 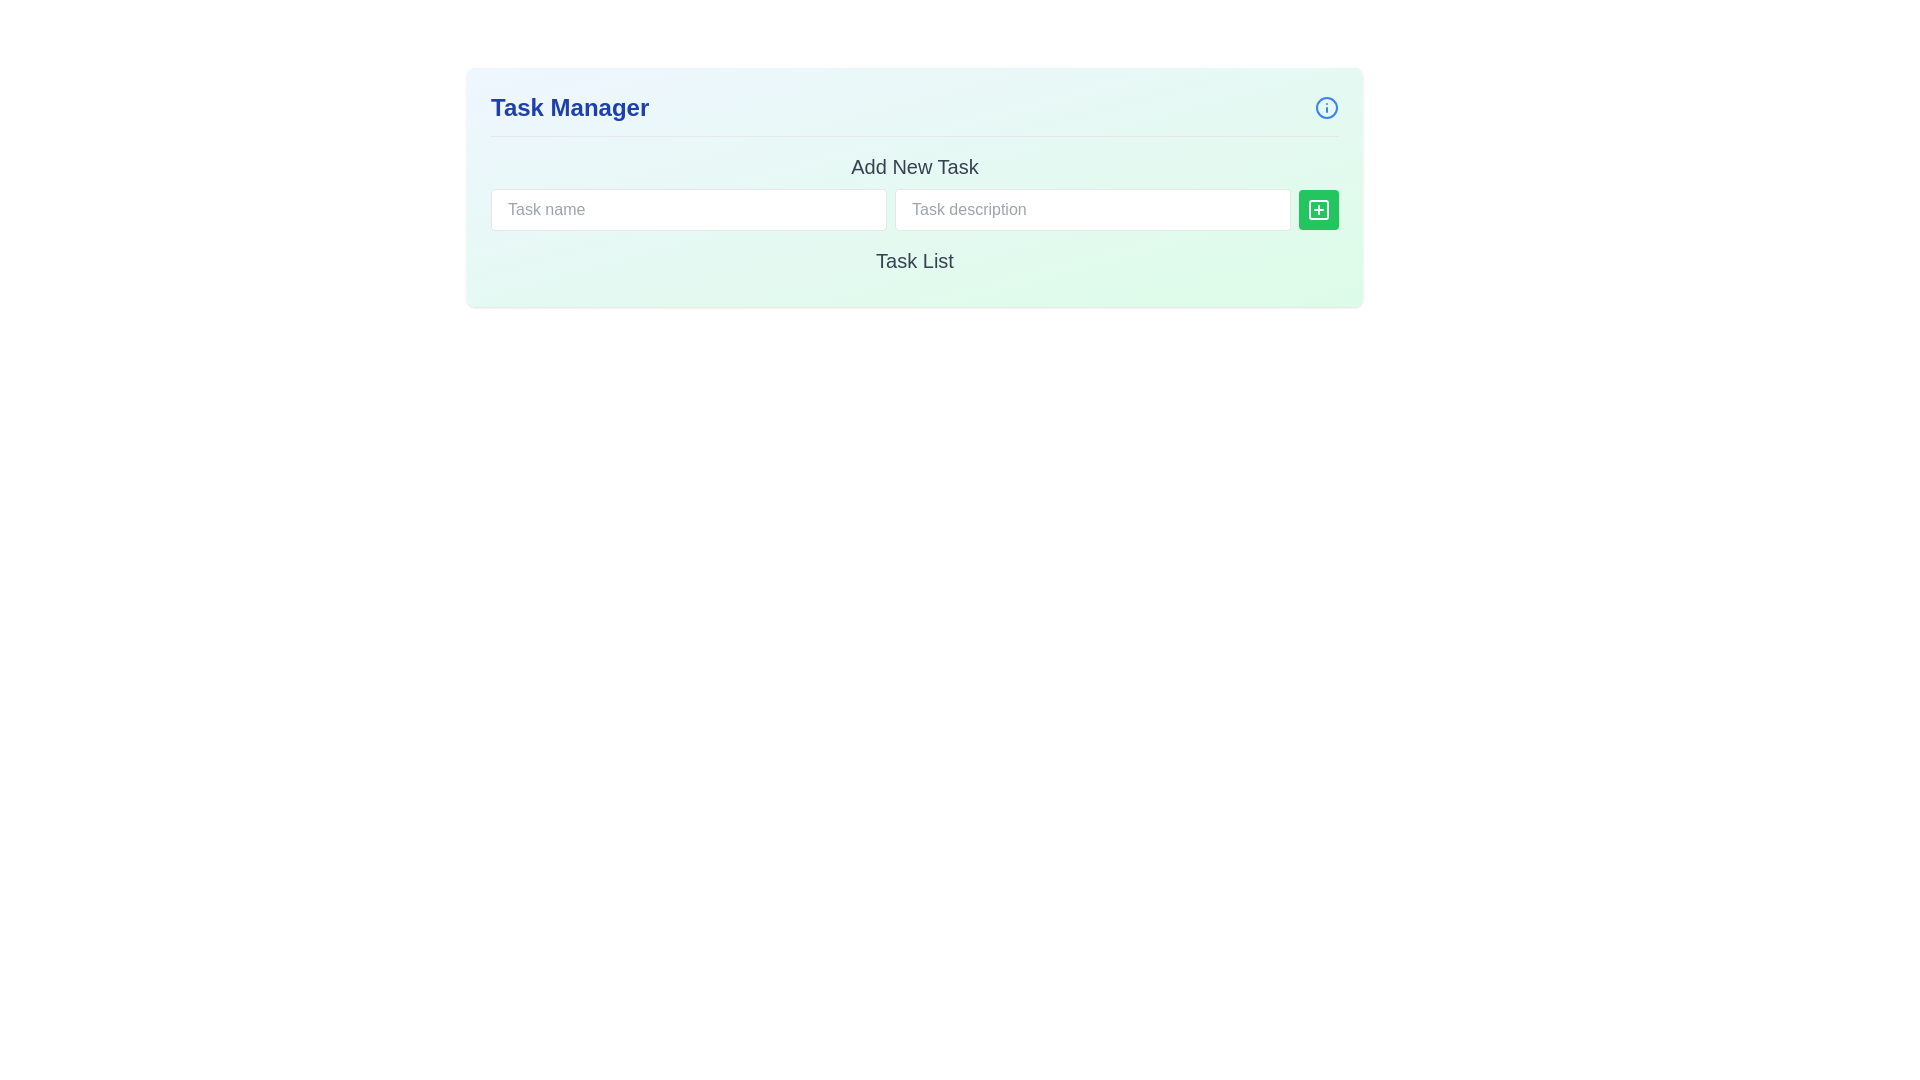 I want to click on the textual header 'Task Manager' which is styled in bold, large dark blue font at the top-left of the interface, so click(x=569, y=108).